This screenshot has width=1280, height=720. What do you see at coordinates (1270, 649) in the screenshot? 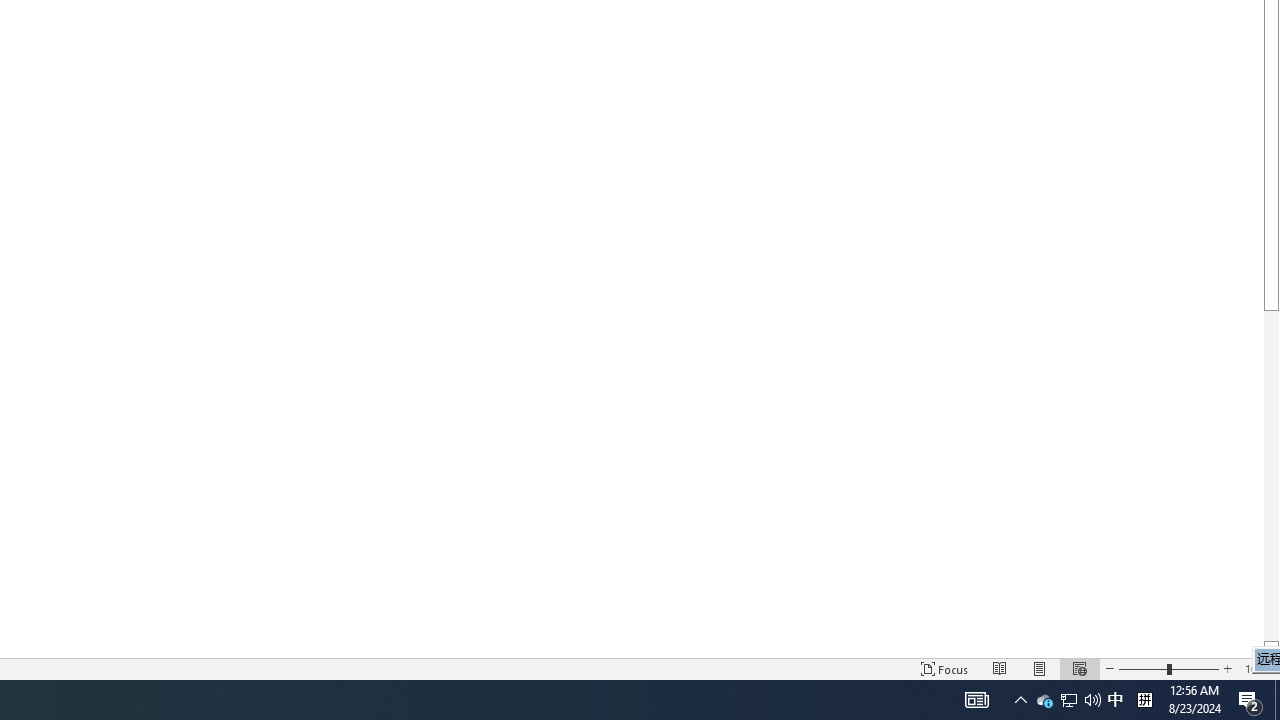
I see `'Line down'` at bounding box center [1270, 649].